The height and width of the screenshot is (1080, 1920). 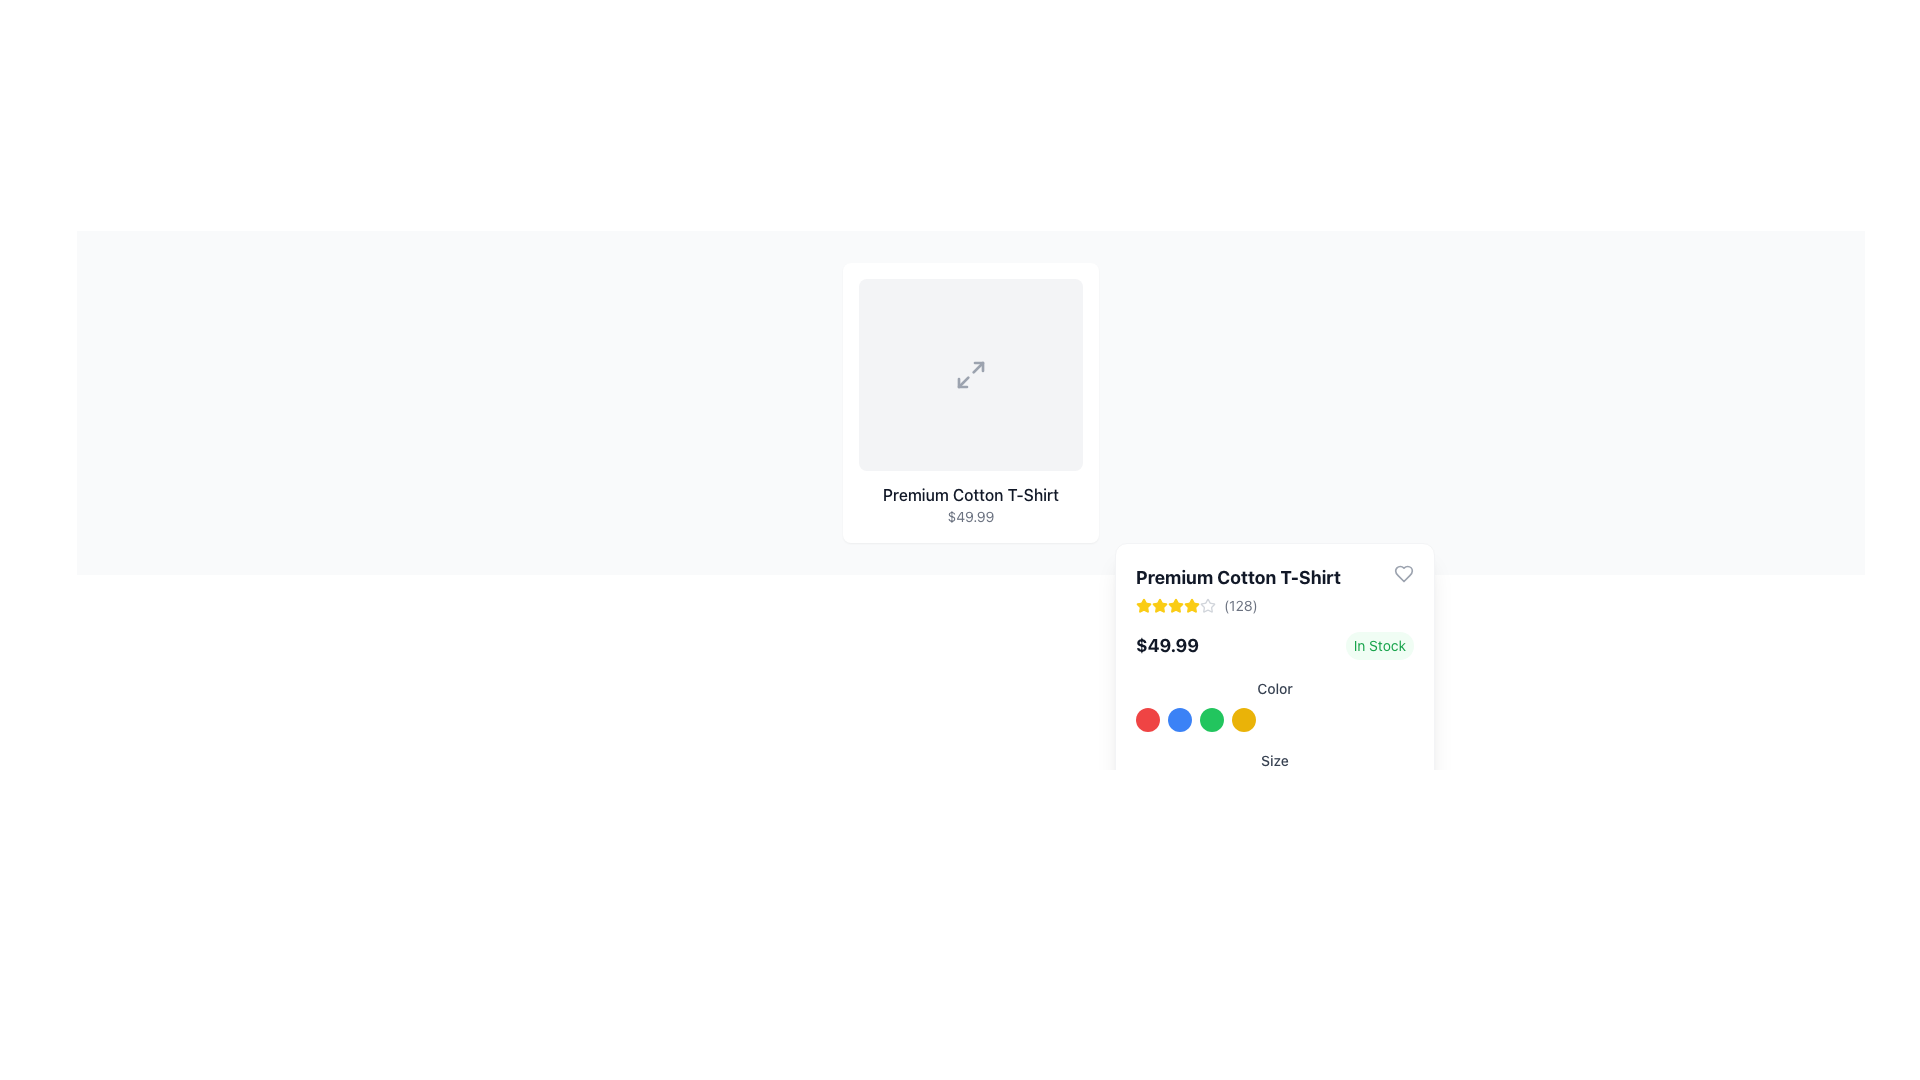 What do you see at coordinates (1167, 645) in the screenshot?
I see `bold text label displaying the price '$49.99' located in the pricing section of the product card, next to the 'In Stock' label` at bounding box center [1167, 645].